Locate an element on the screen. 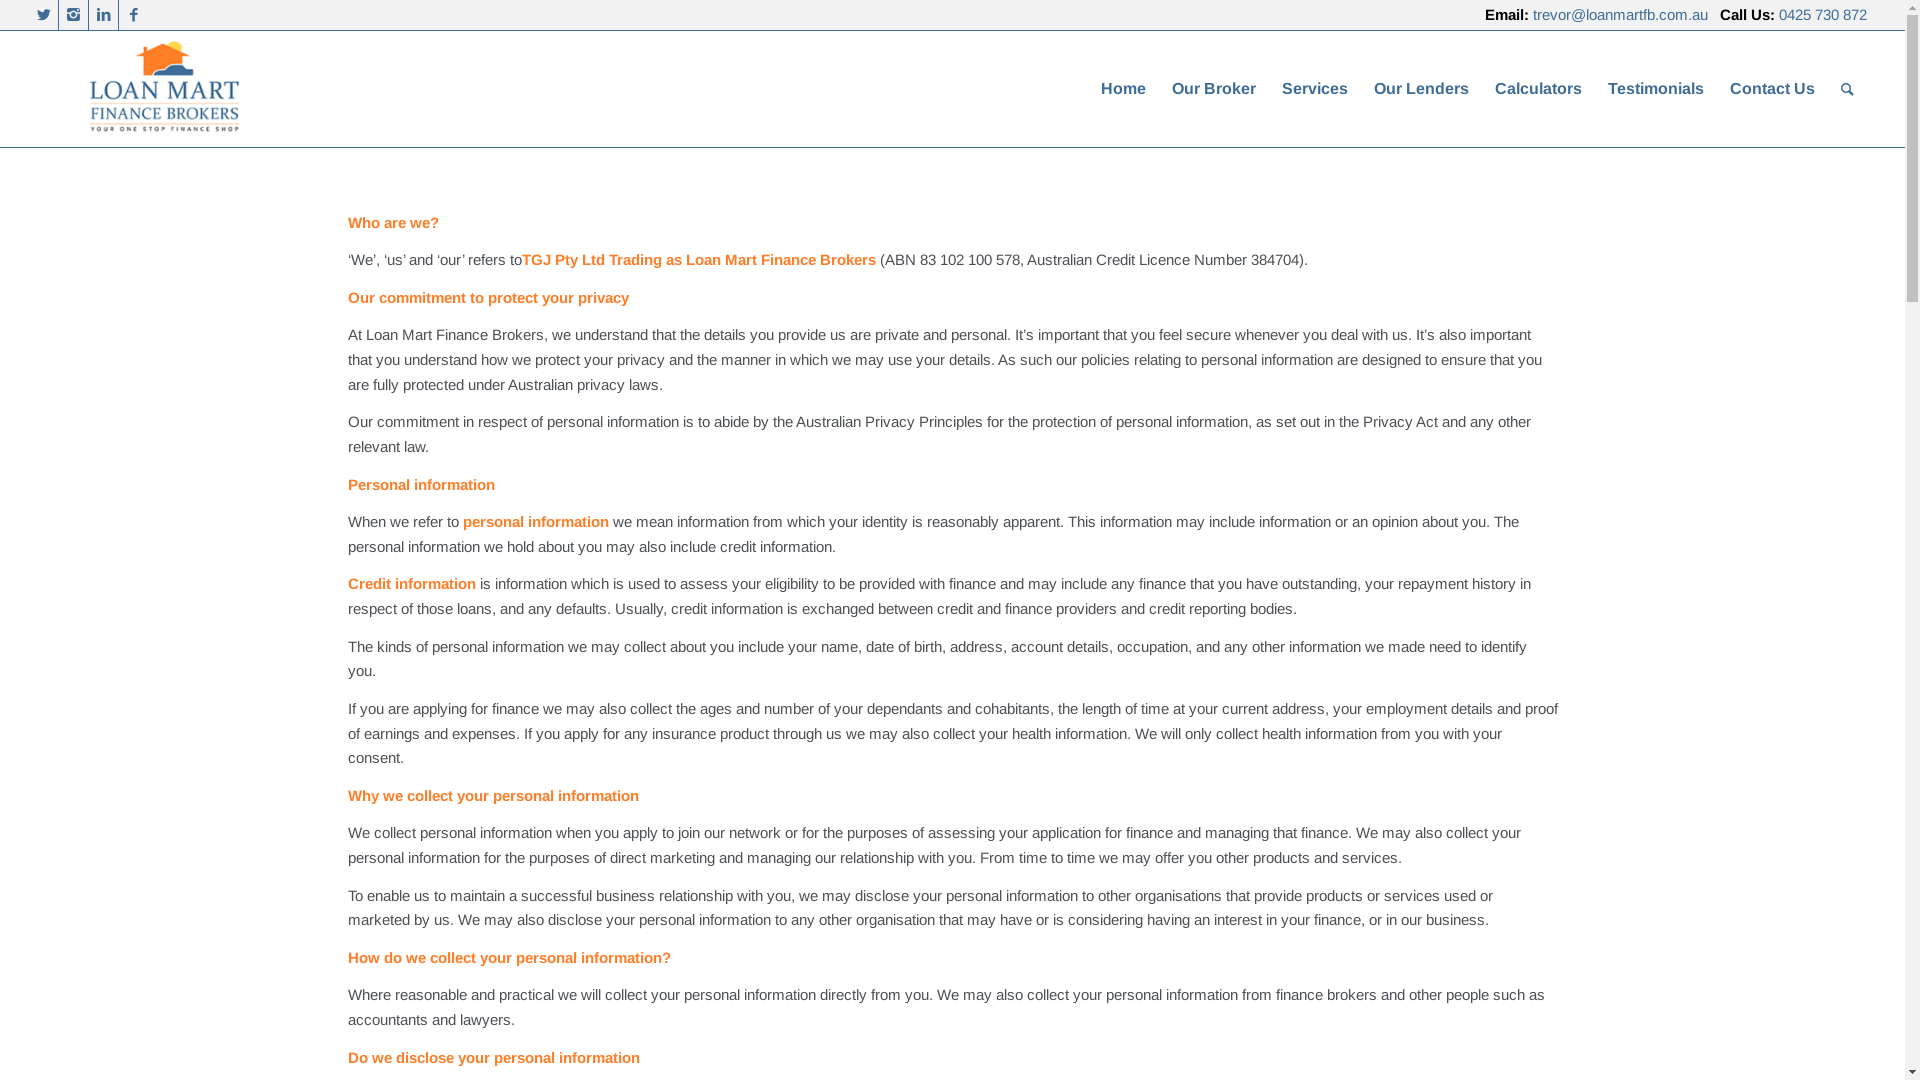 This screenshot has height=1080, width=1920. 'Home' is located at coordinates (1087, 87).